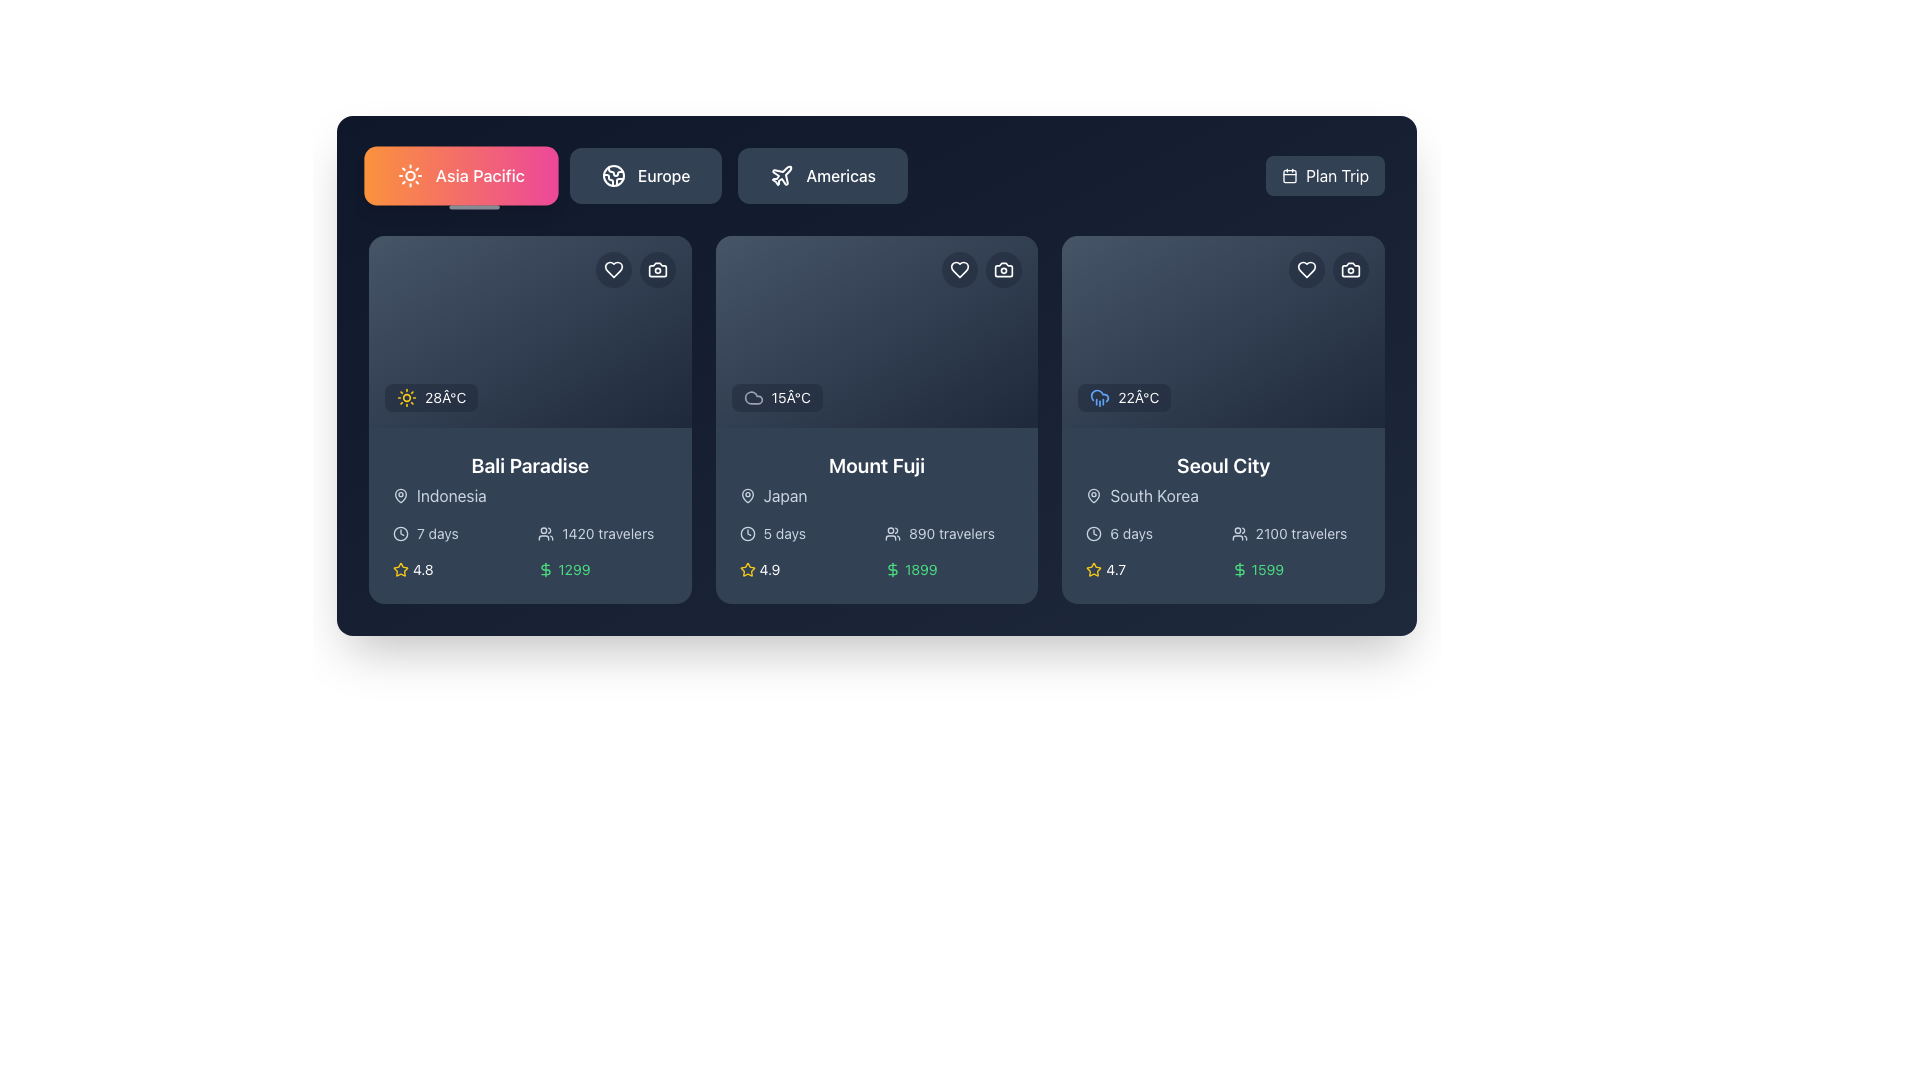 This screenshot has height=1080, width=1920. Describe the element at coordinates (400, 569) in the screenshot. I see `the visual representation of the rating by interacting with the star icon located at the bottom of the 'Bali Paradise' card, specifically in the footer section` at that location.